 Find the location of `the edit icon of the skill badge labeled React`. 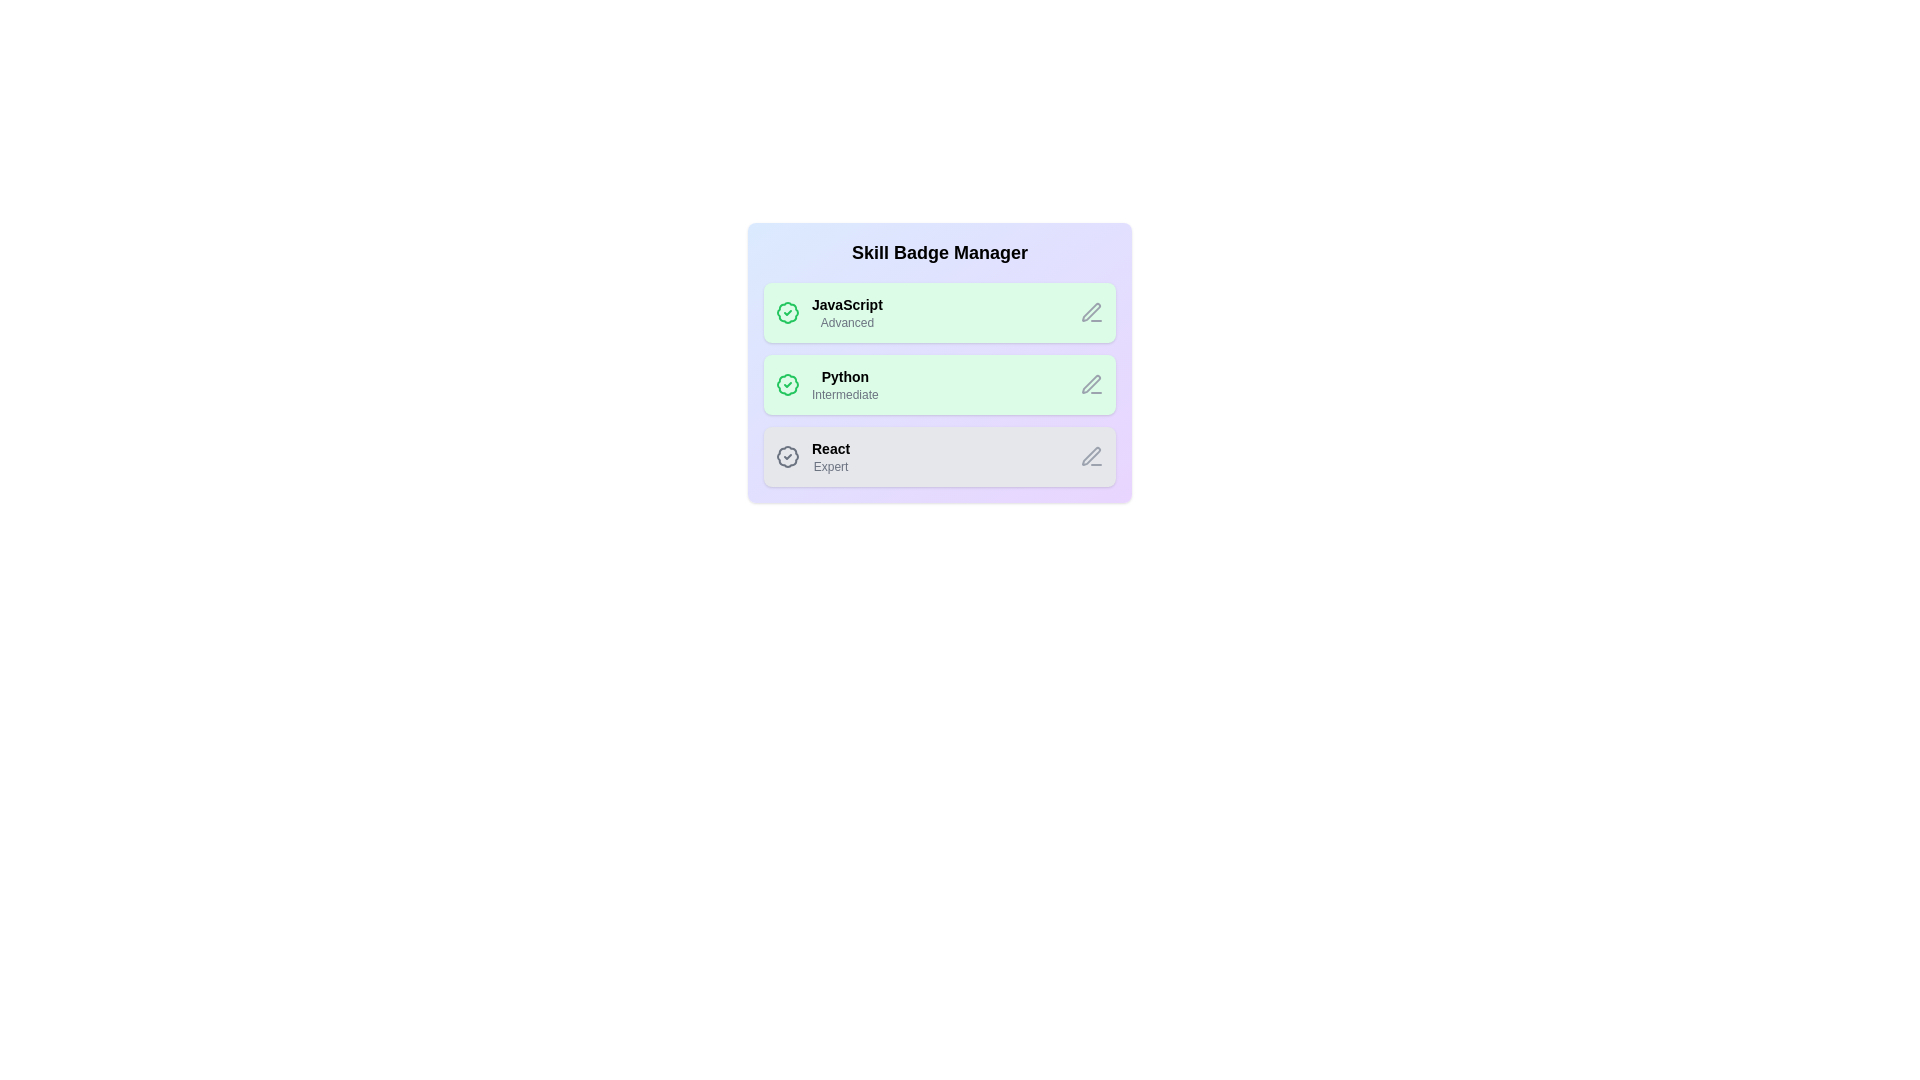

the edit icon of the skill badge labeled React is located at coordinates (1090, 456).